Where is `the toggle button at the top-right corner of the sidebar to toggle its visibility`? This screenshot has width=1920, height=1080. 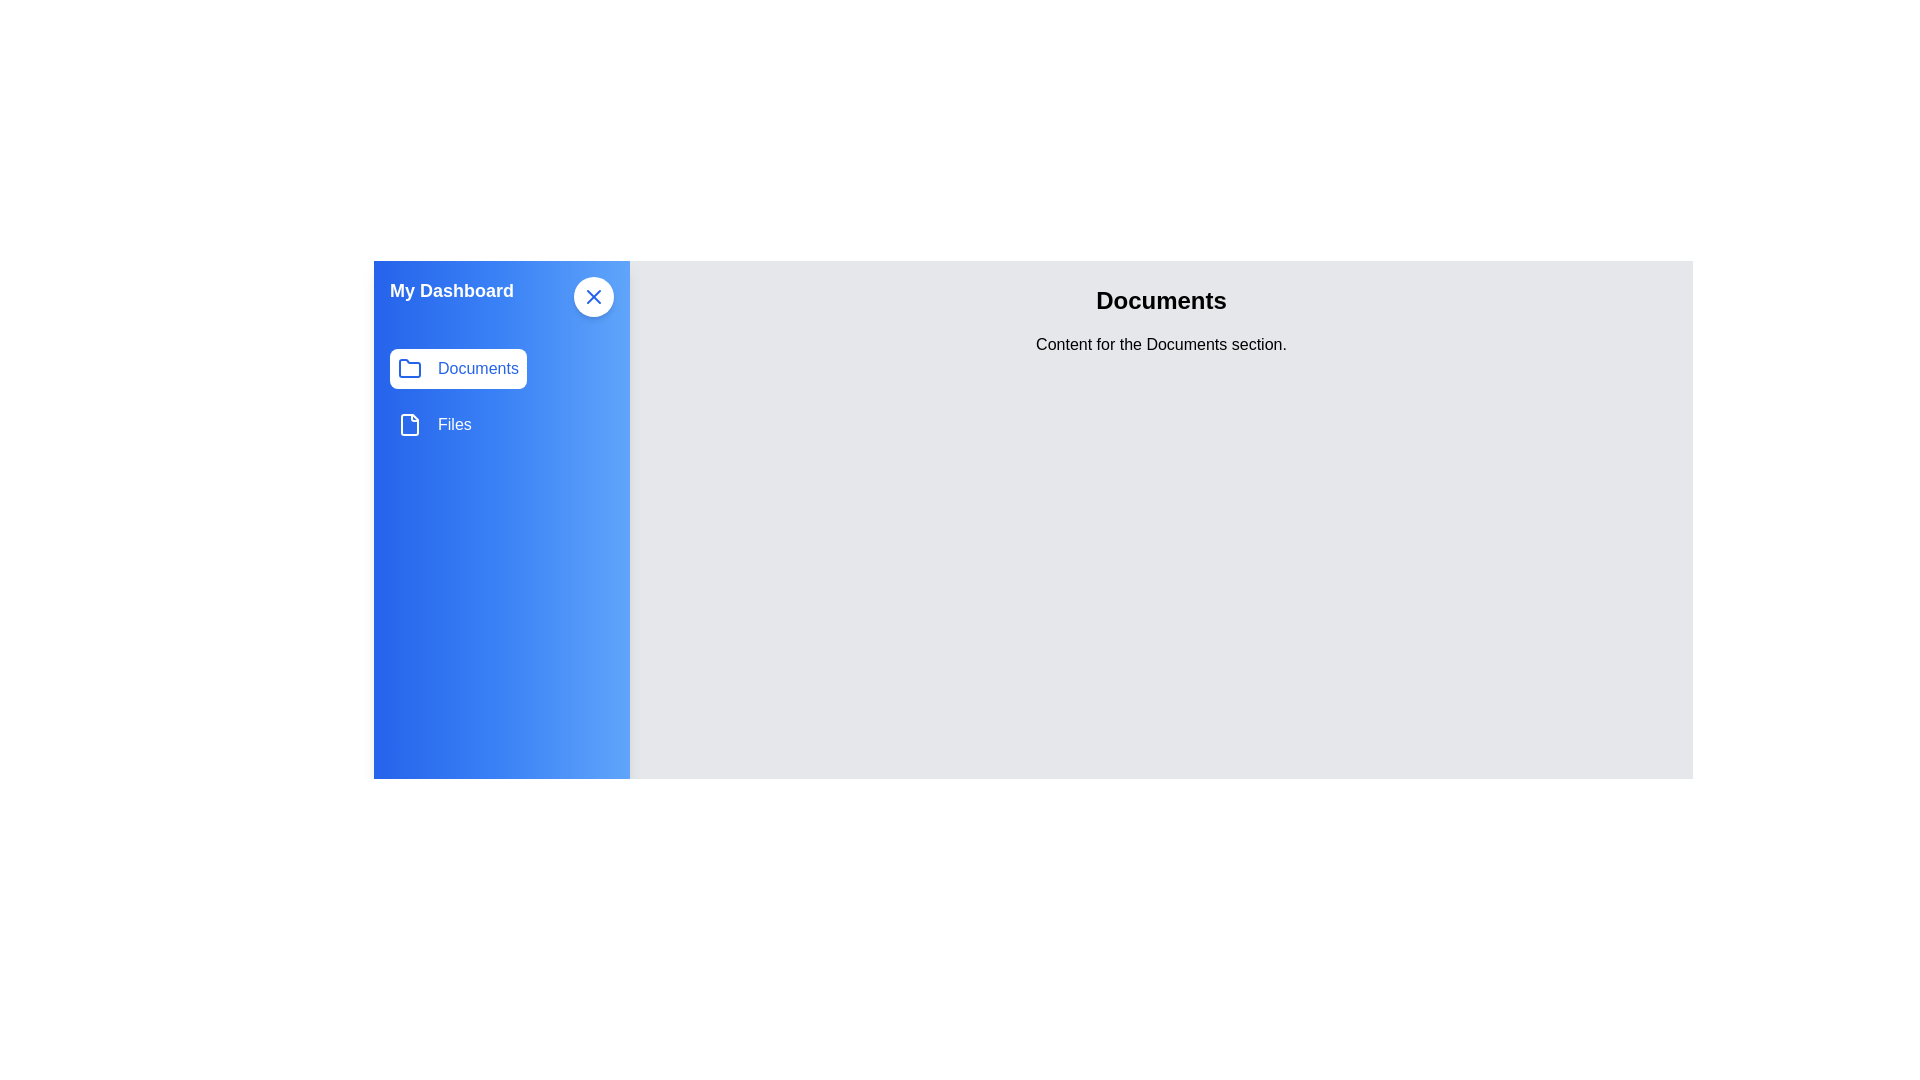
the toggle button at the top-right corner of the sidebar to toggle its visibility is located at coordinates (593, 297).